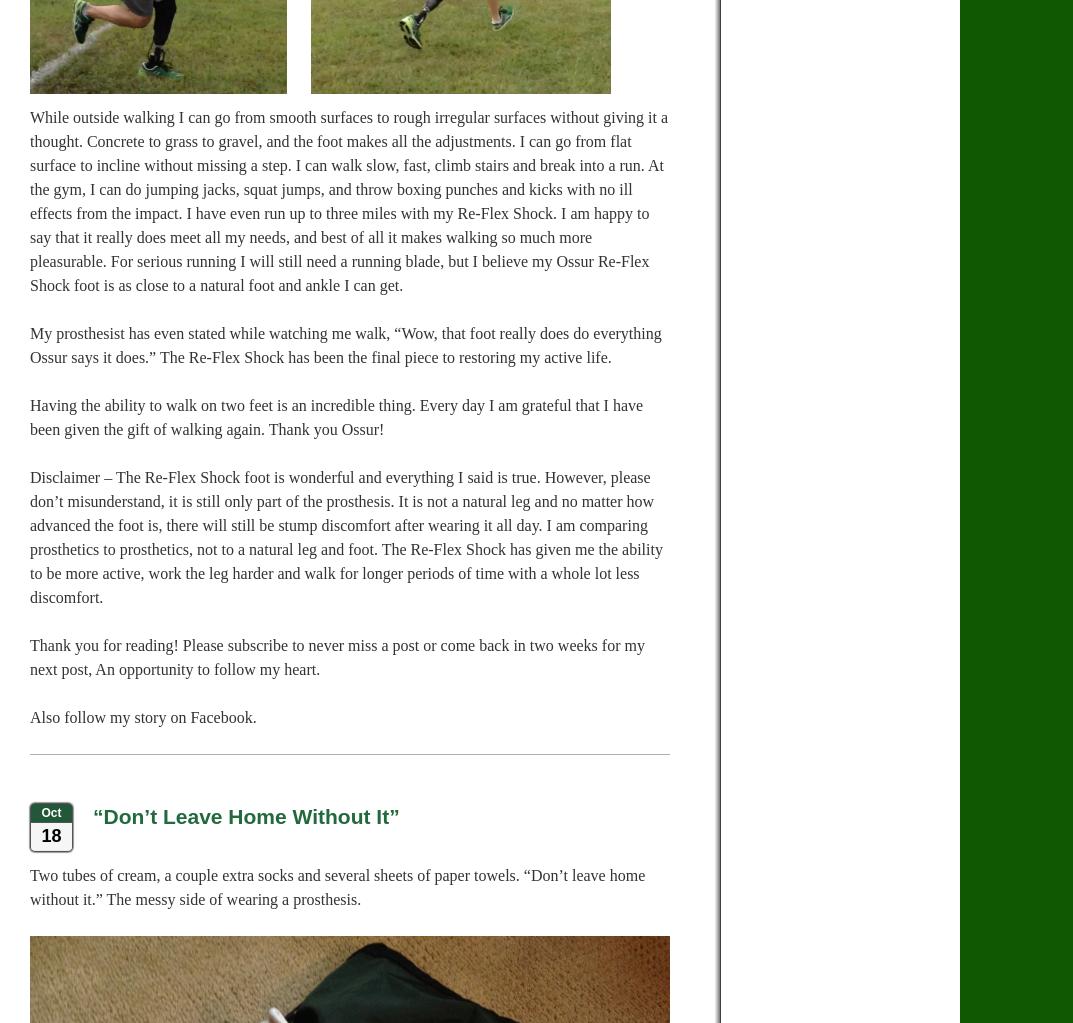 This screenshot has width=1073, height=1023. What do you see at coordinates (49, 812) in the screenshot?
I see `'Oct'` at bounding box center [49, 812].